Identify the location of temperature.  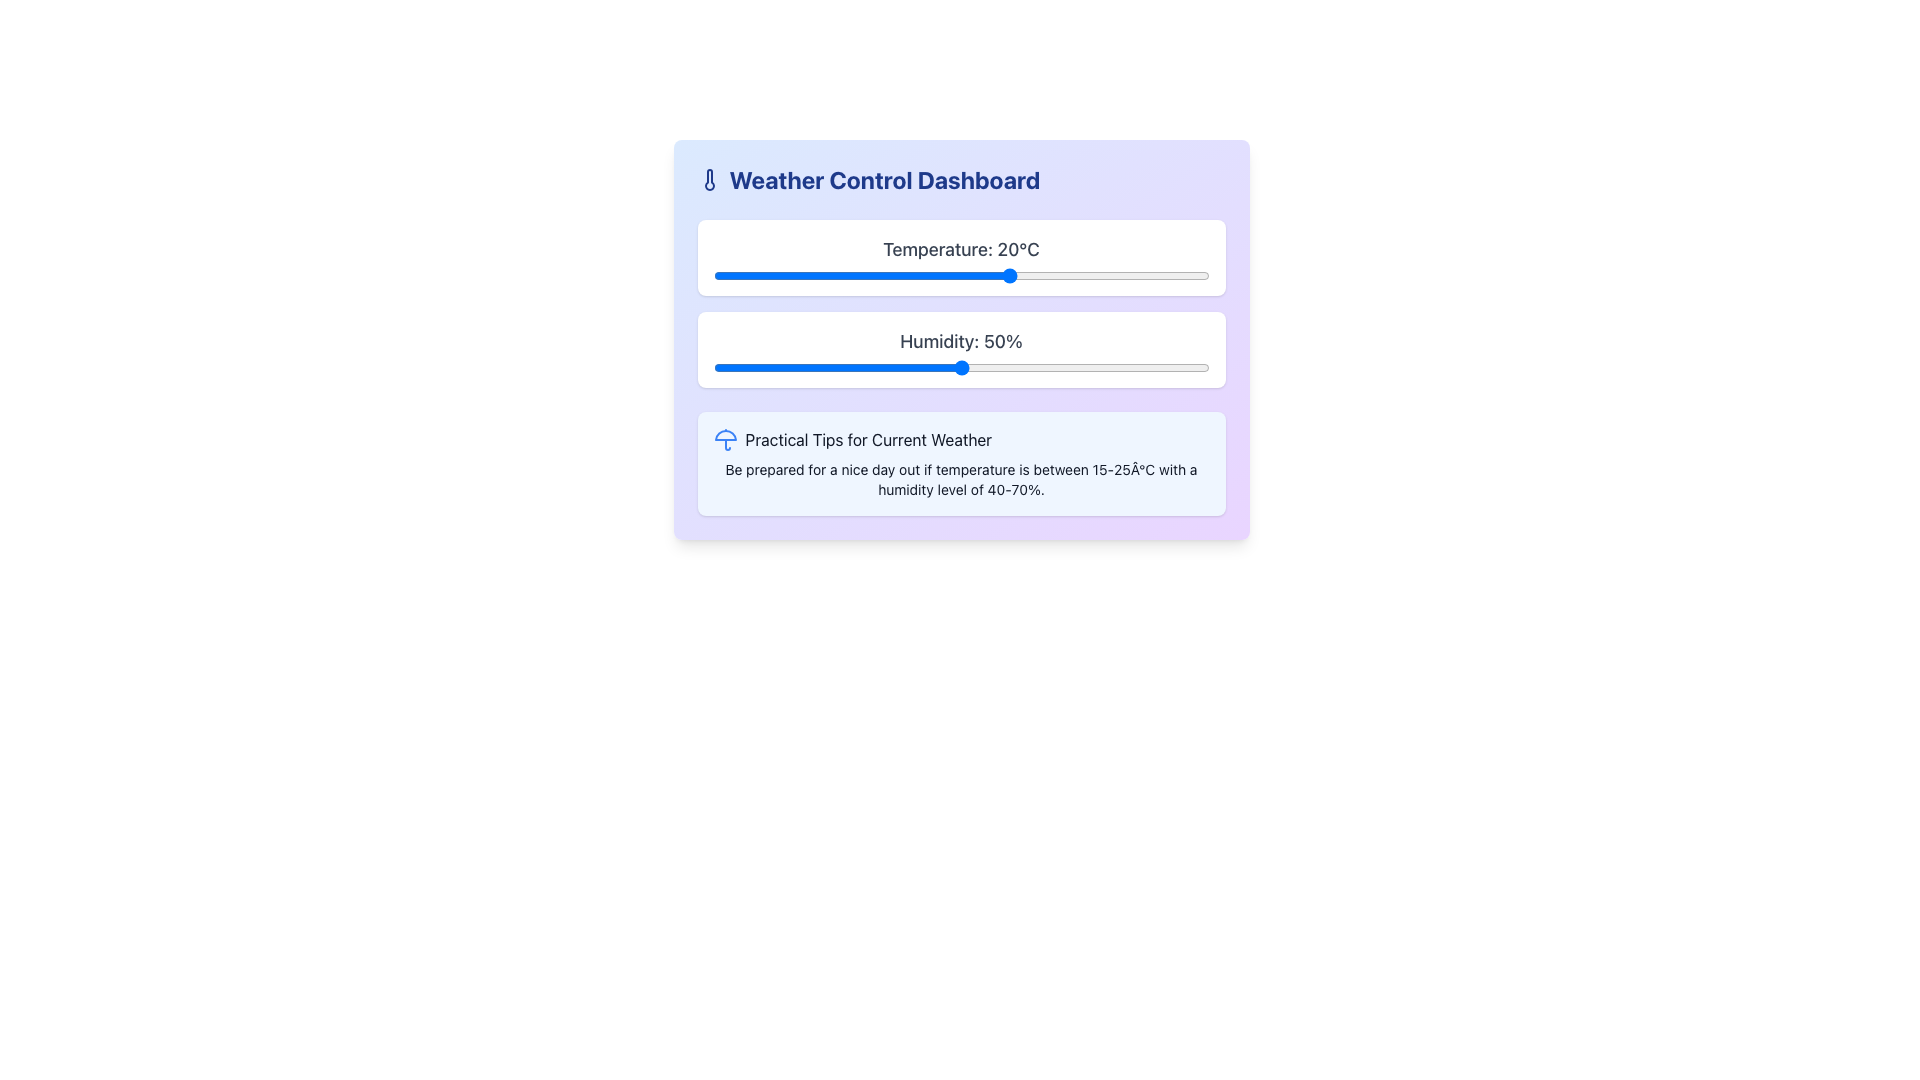
(1069, 276).